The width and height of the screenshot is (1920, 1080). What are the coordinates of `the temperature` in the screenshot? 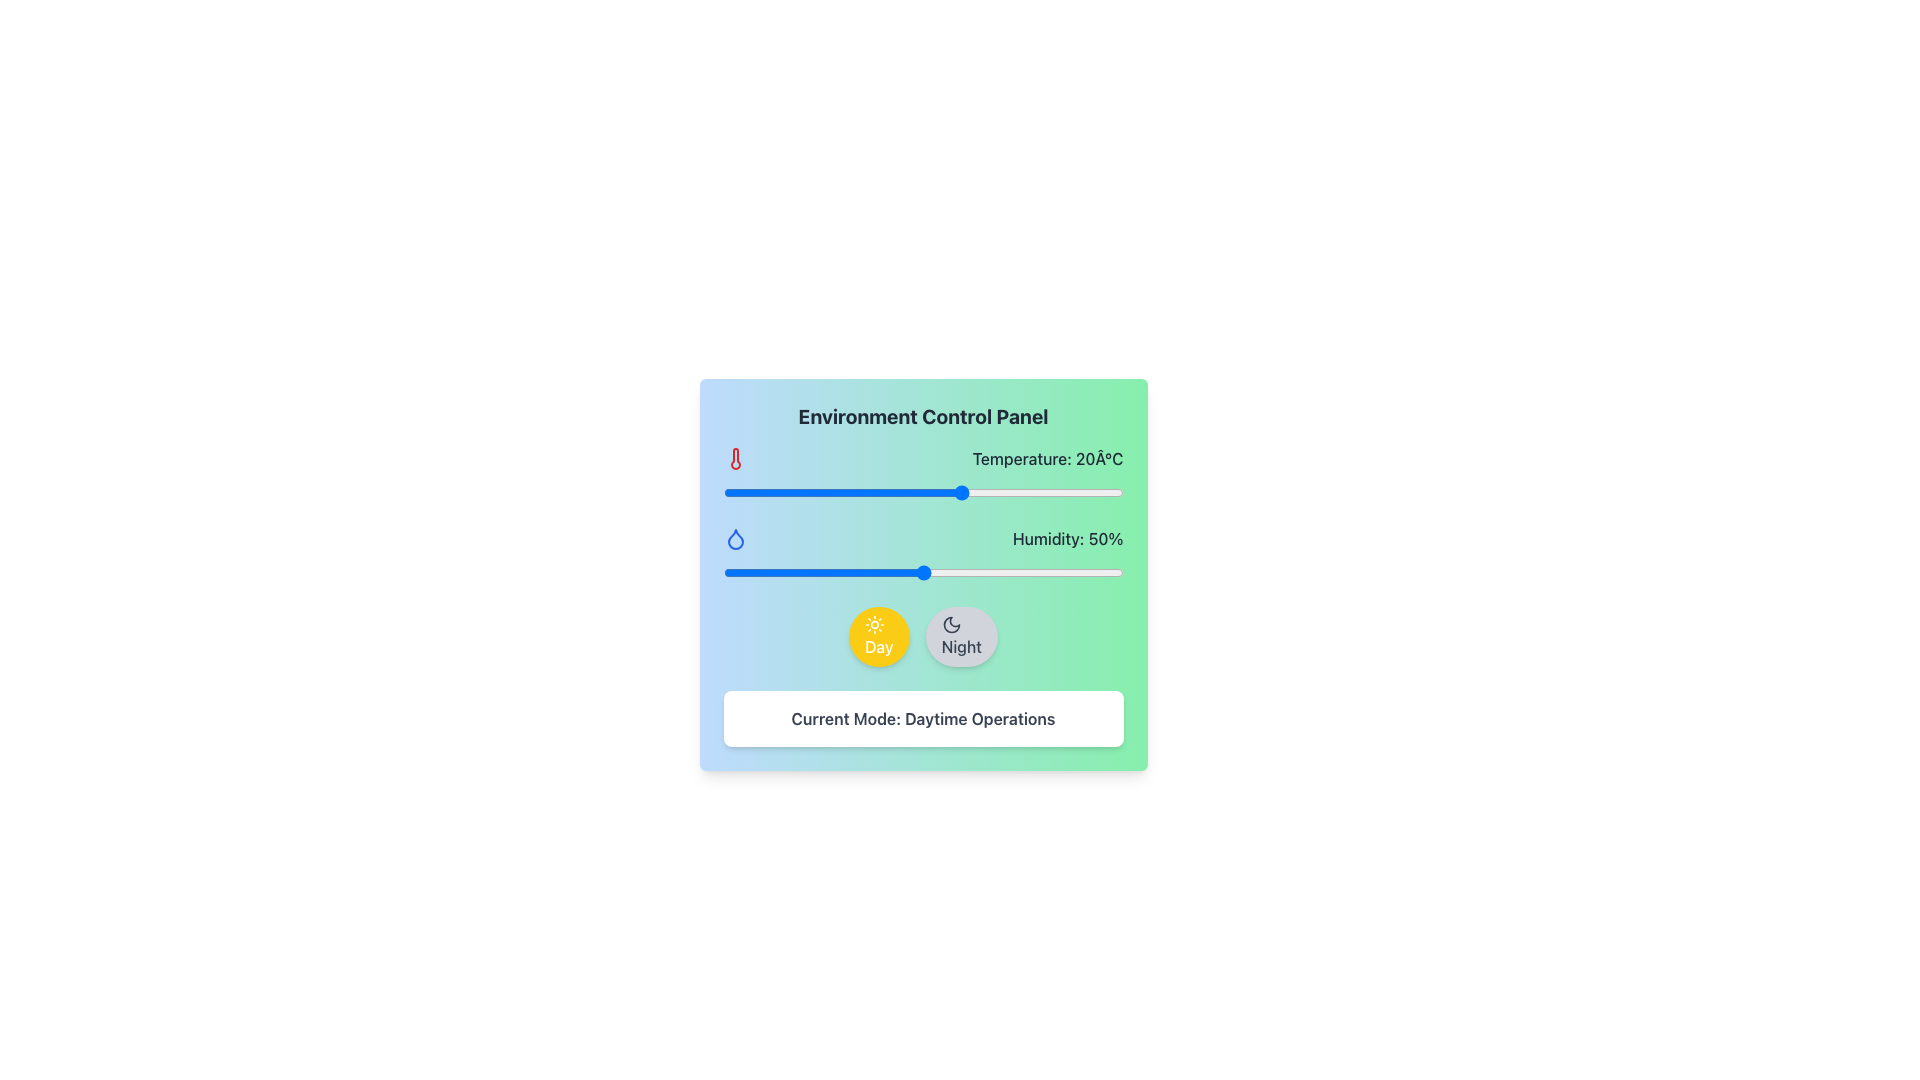 It's located at (971, 493).